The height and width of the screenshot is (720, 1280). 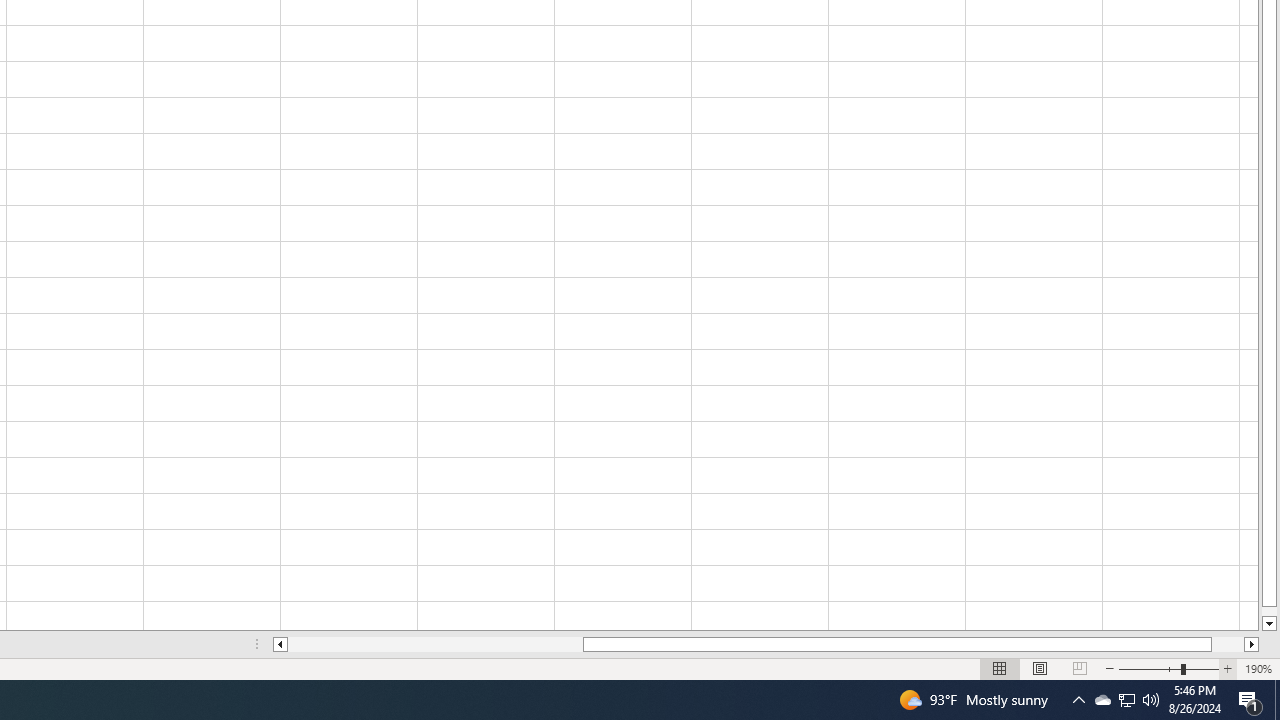 What do you see at coordinates (1226, 669) in the screenshot?
I see `'Zoom In'` at bounding box center [1226, 669].